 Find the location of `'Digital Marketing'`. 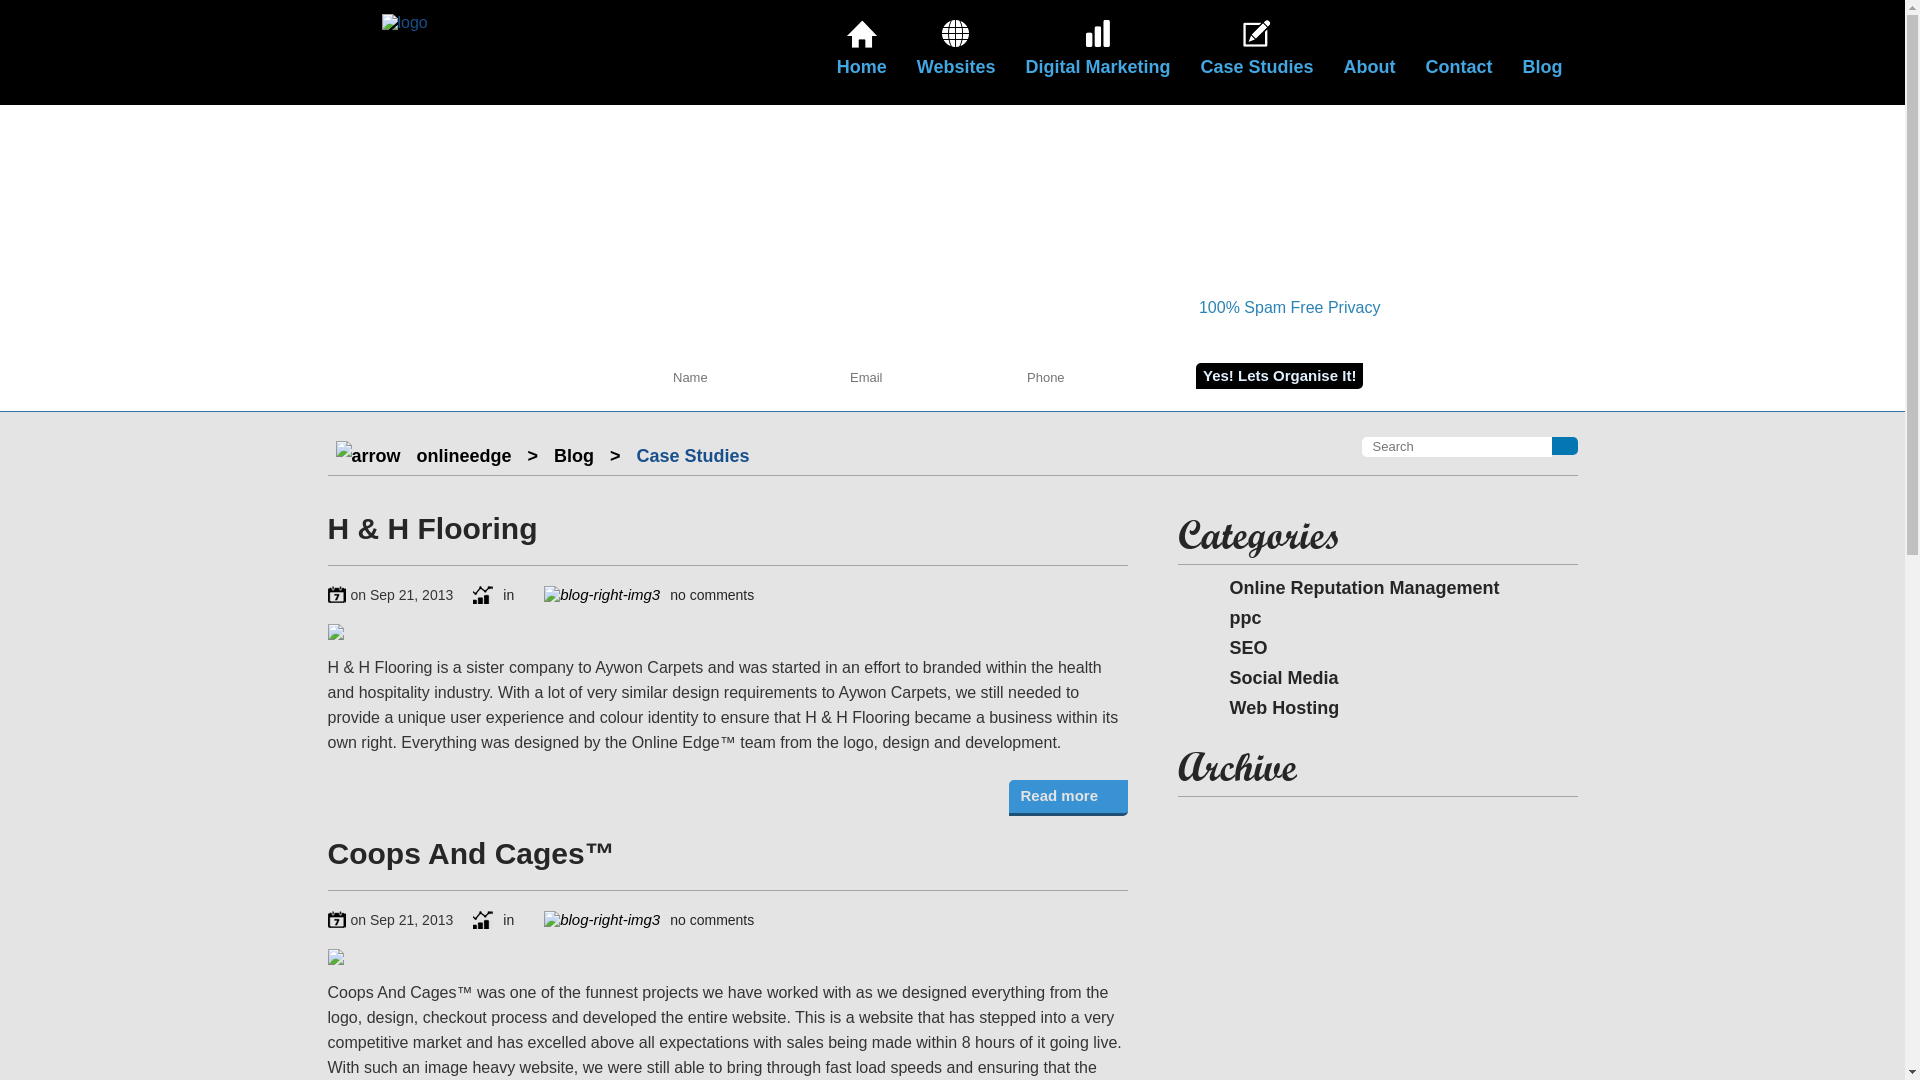

'Digital Marketing' is located at coordinates (1096, 51).